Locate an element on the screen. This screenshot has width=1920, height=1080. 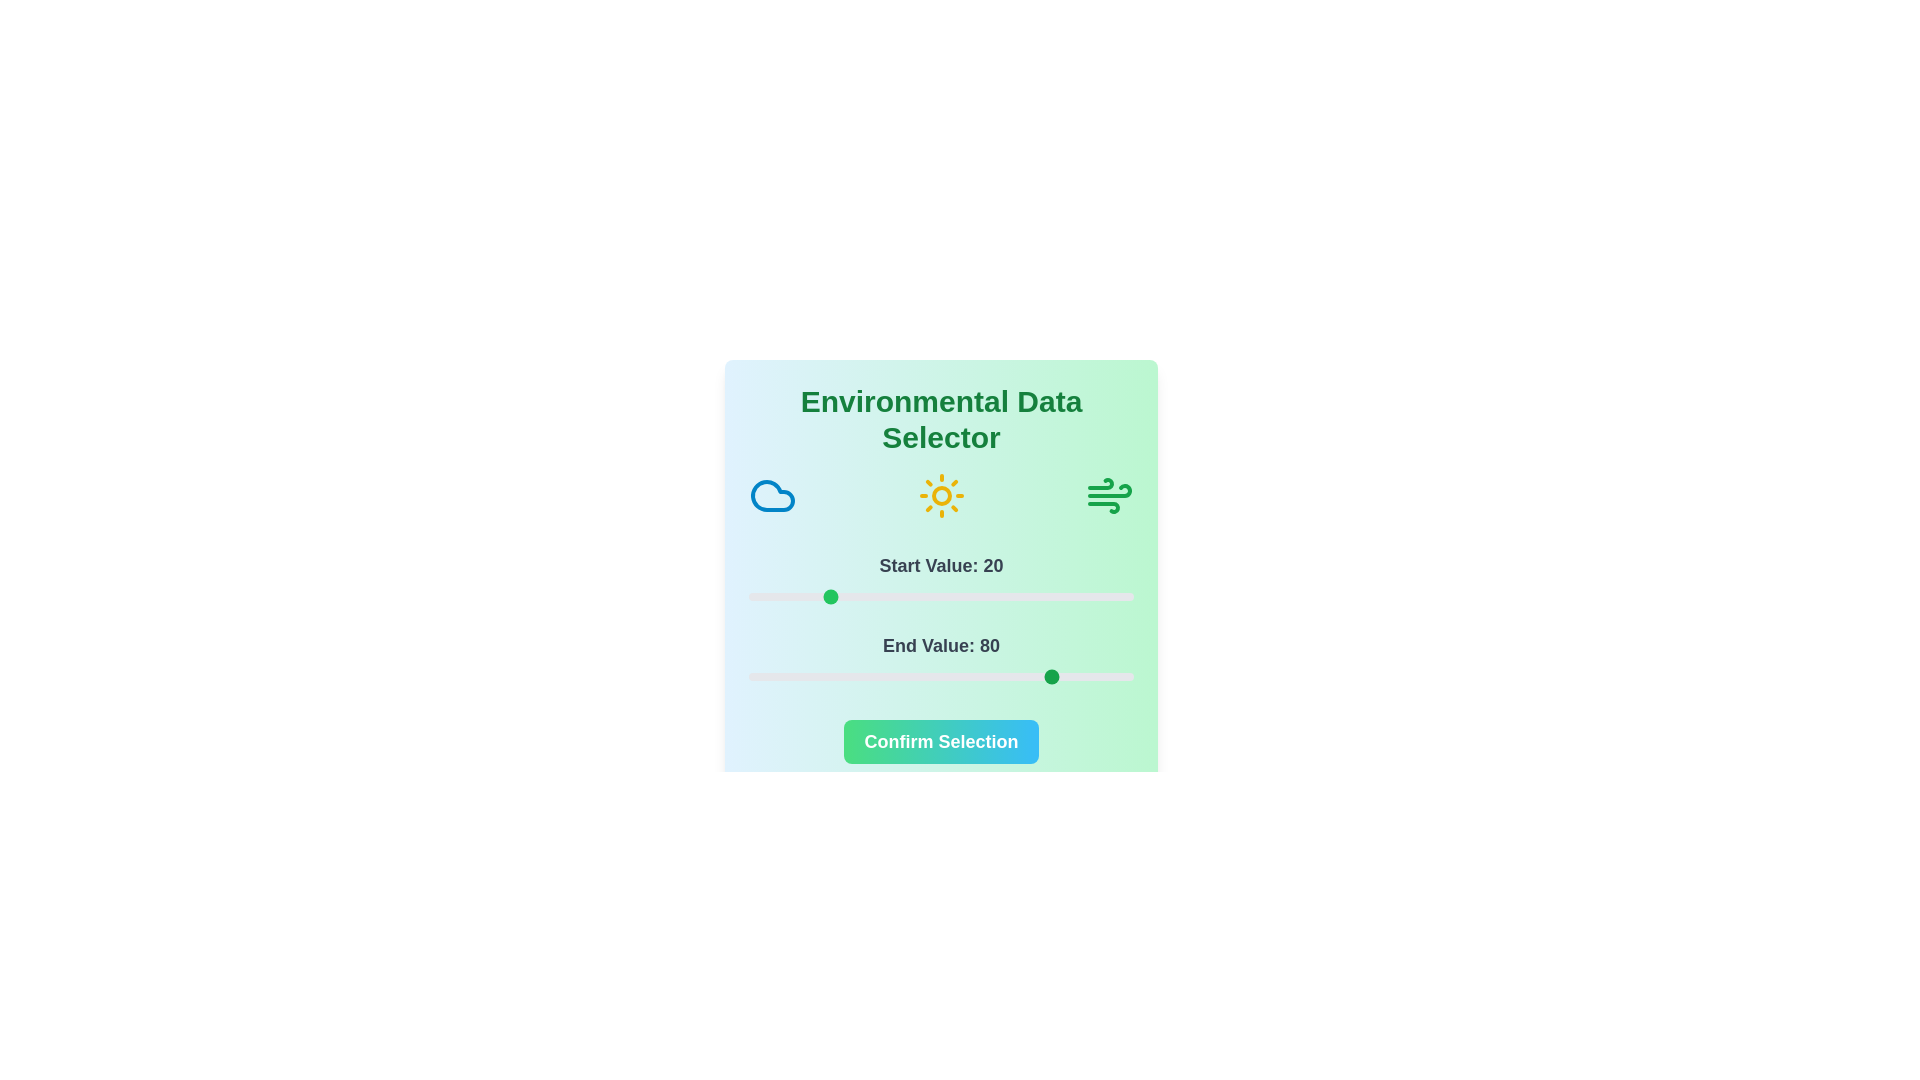
the Range slider labeled 'End Value: 80' is located at coordinates (940, 659).